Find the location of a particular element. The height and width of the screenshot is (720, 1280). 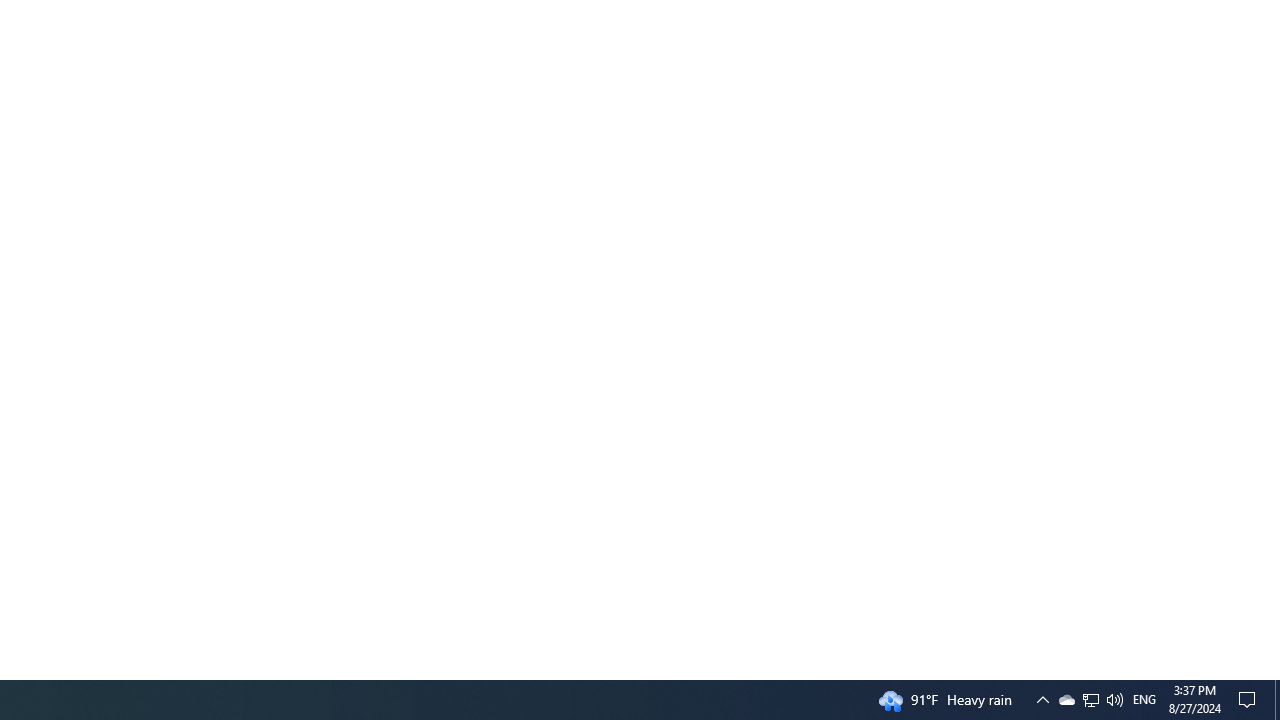

'Tray Input Indicator - English (United States)' is located at coordinates (1144, 698).